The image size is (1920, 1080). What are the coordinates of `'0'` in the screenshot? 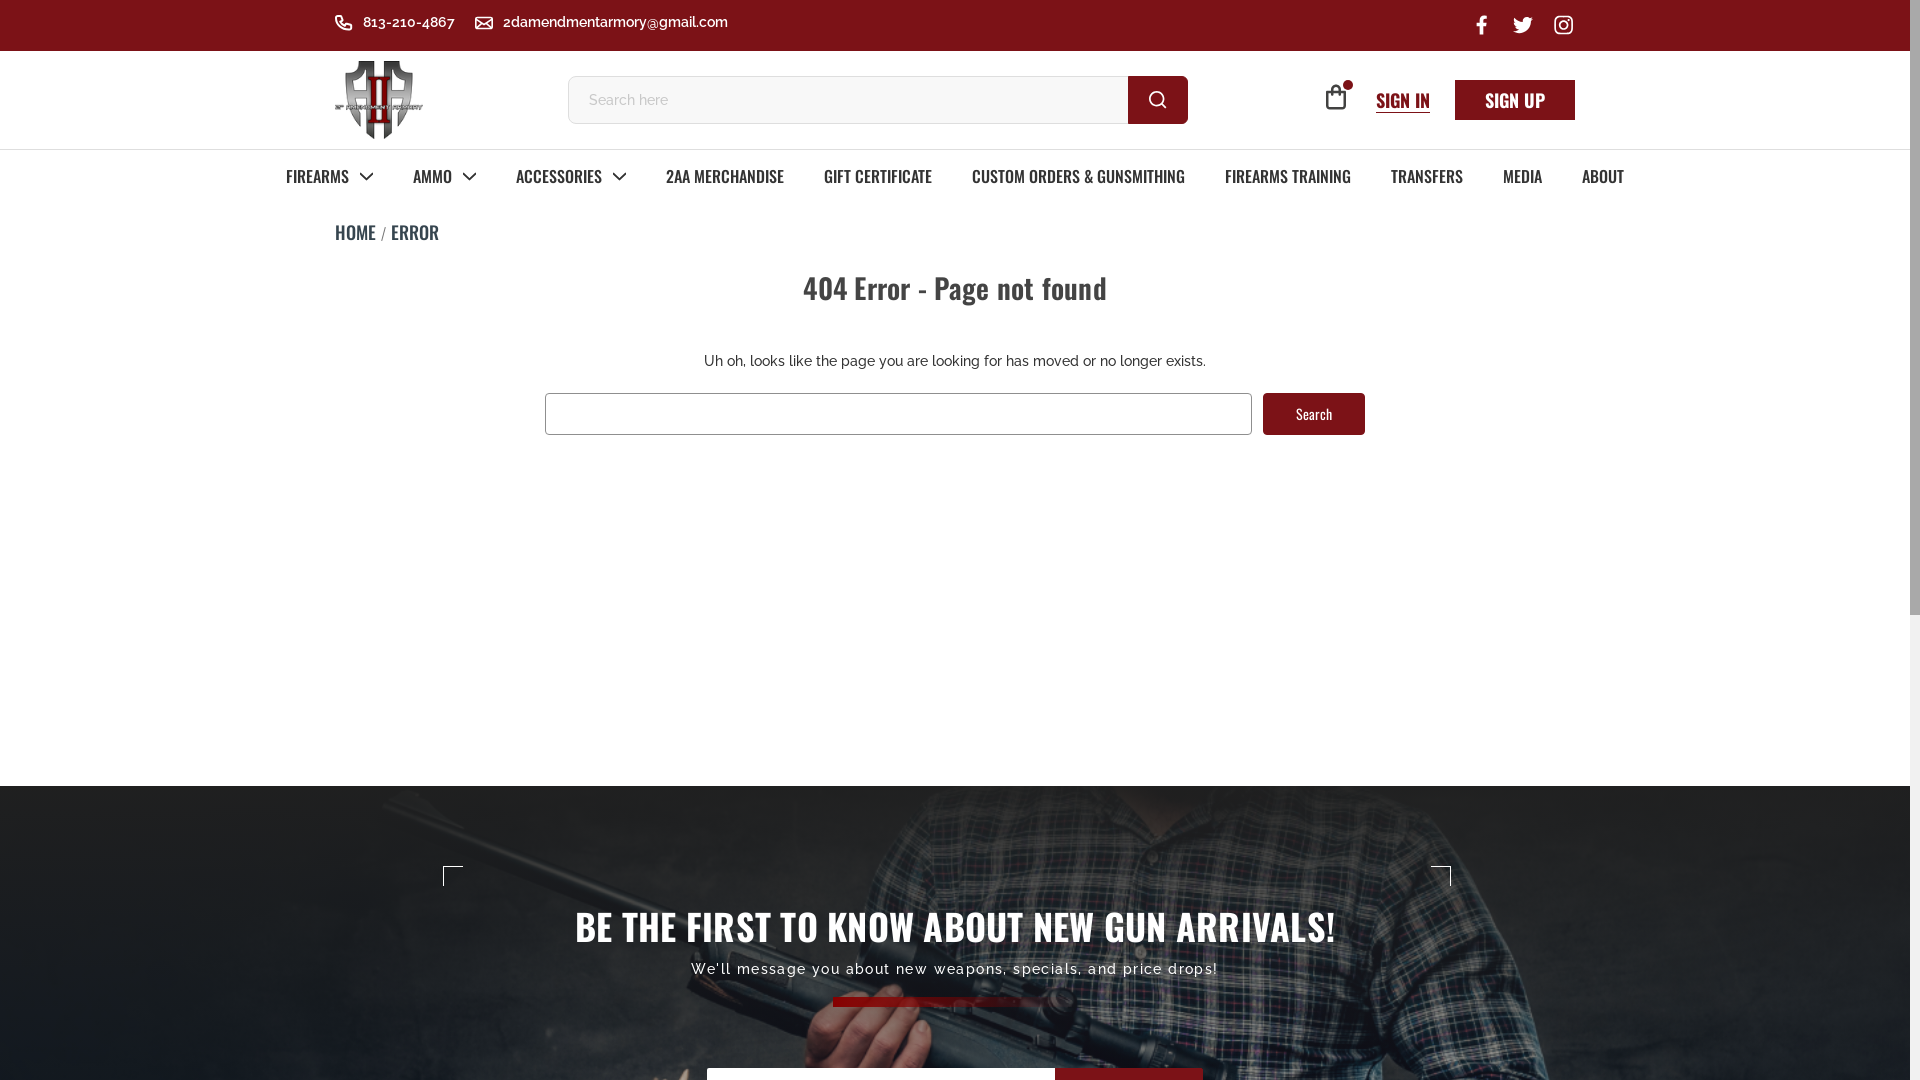 It's located at (1335, 97).